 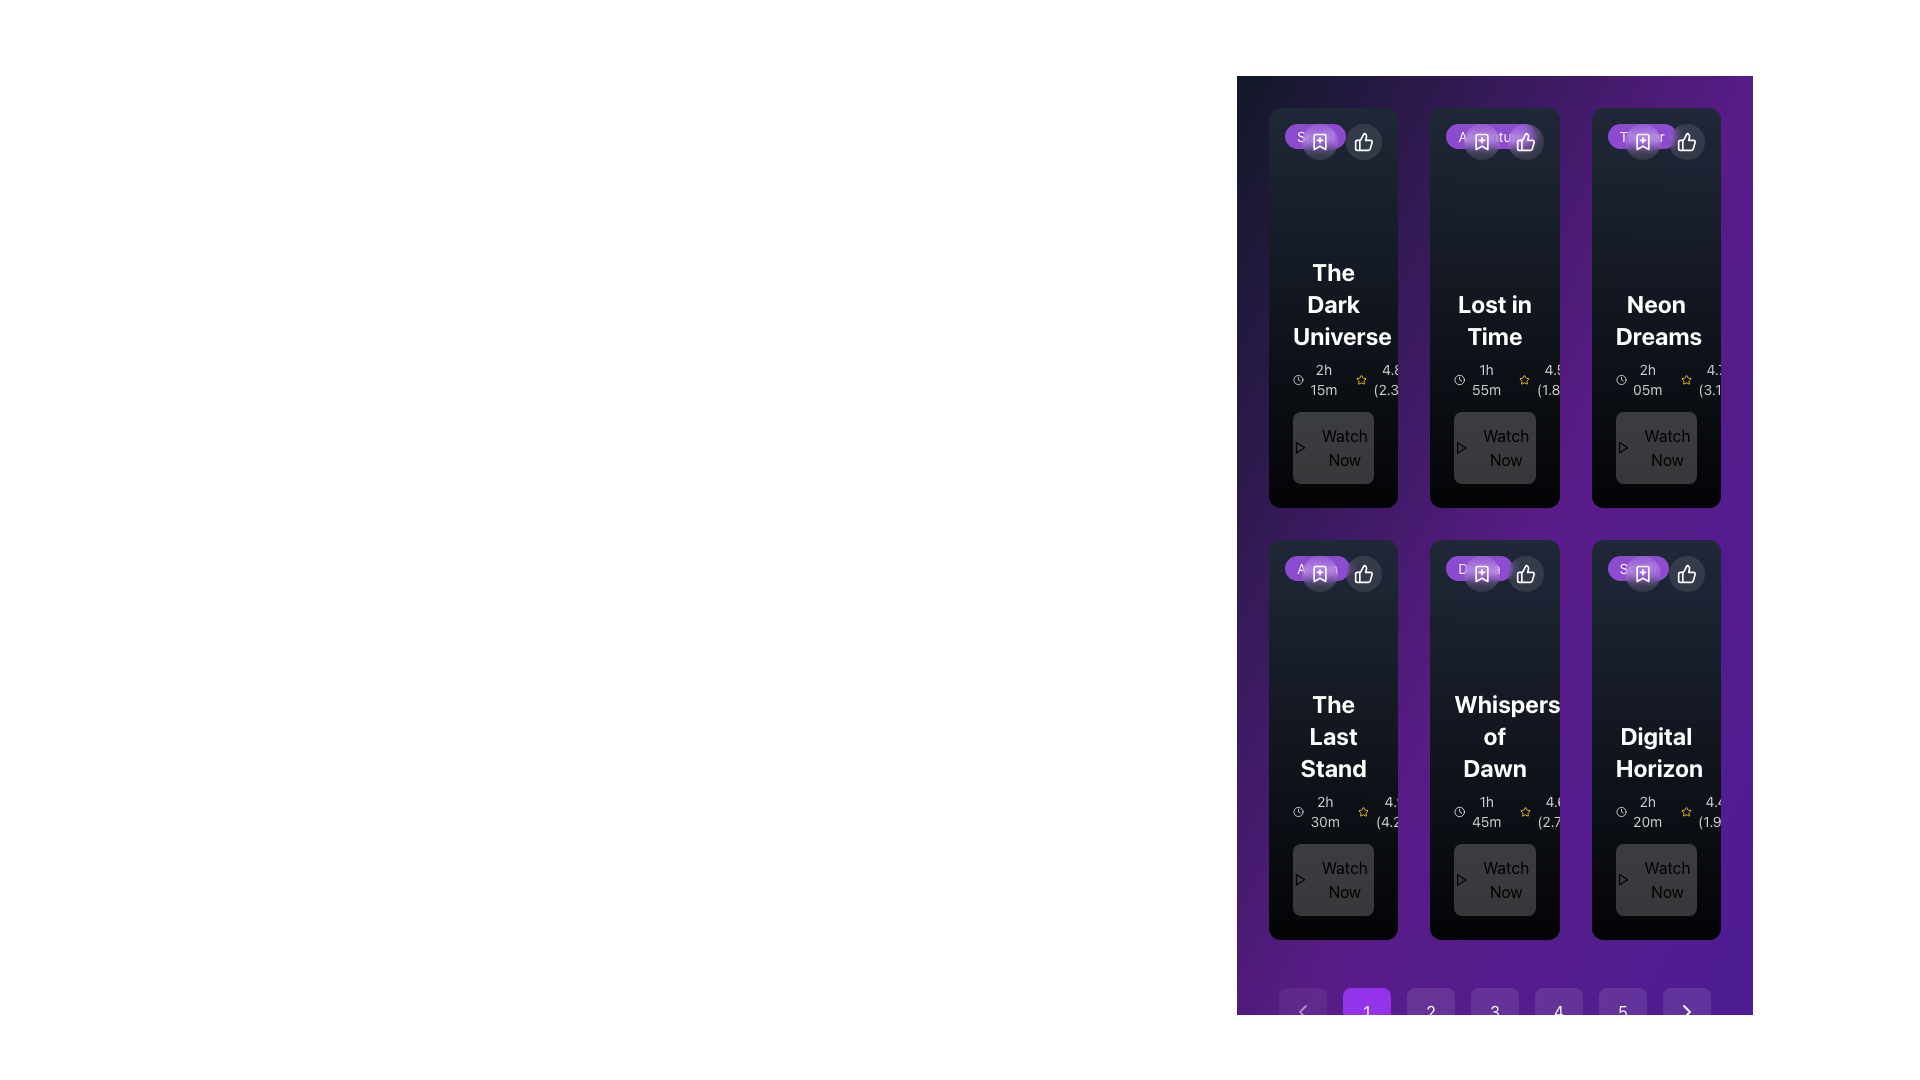 I want to click on duration text displayed below the title of the 'Digital Horizon' card, located at the bottom-left section just above the 'Watch Now' button, so click(x=1640, y=812).